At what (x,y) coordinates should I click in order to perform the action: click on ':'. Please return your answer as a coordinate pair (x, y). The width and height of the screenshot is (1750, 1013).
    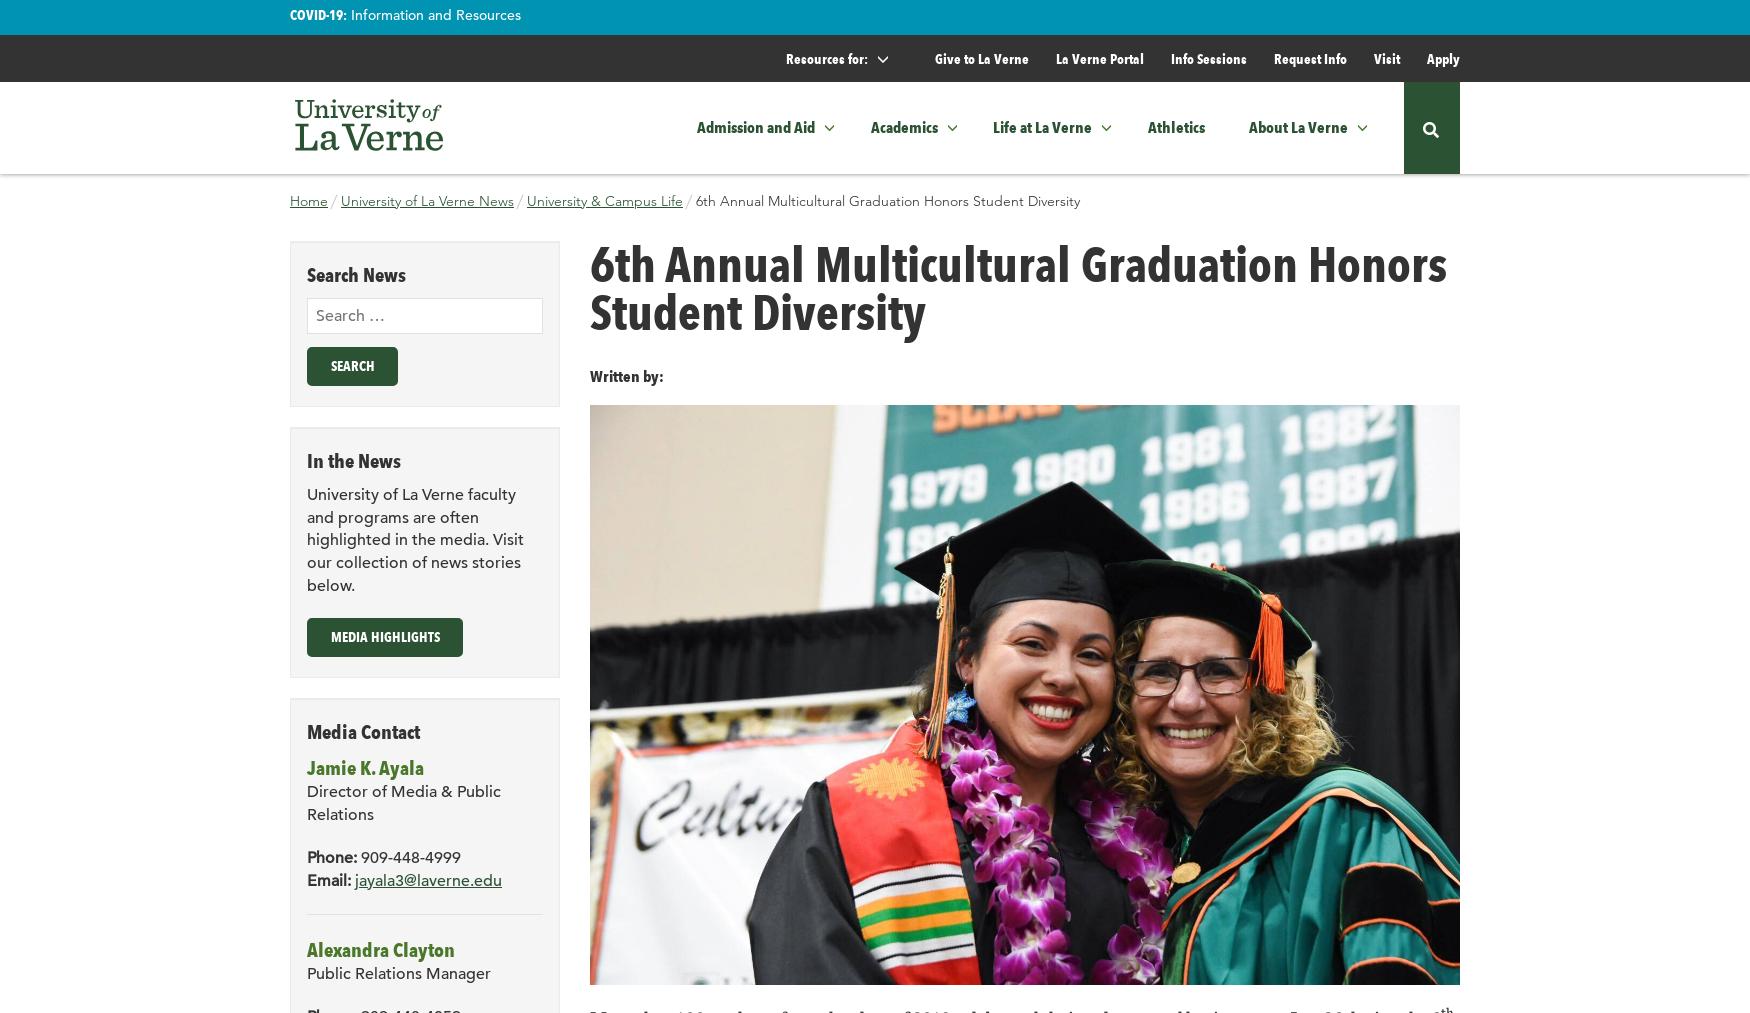
    Looking at the image, I should click on (344, 13).